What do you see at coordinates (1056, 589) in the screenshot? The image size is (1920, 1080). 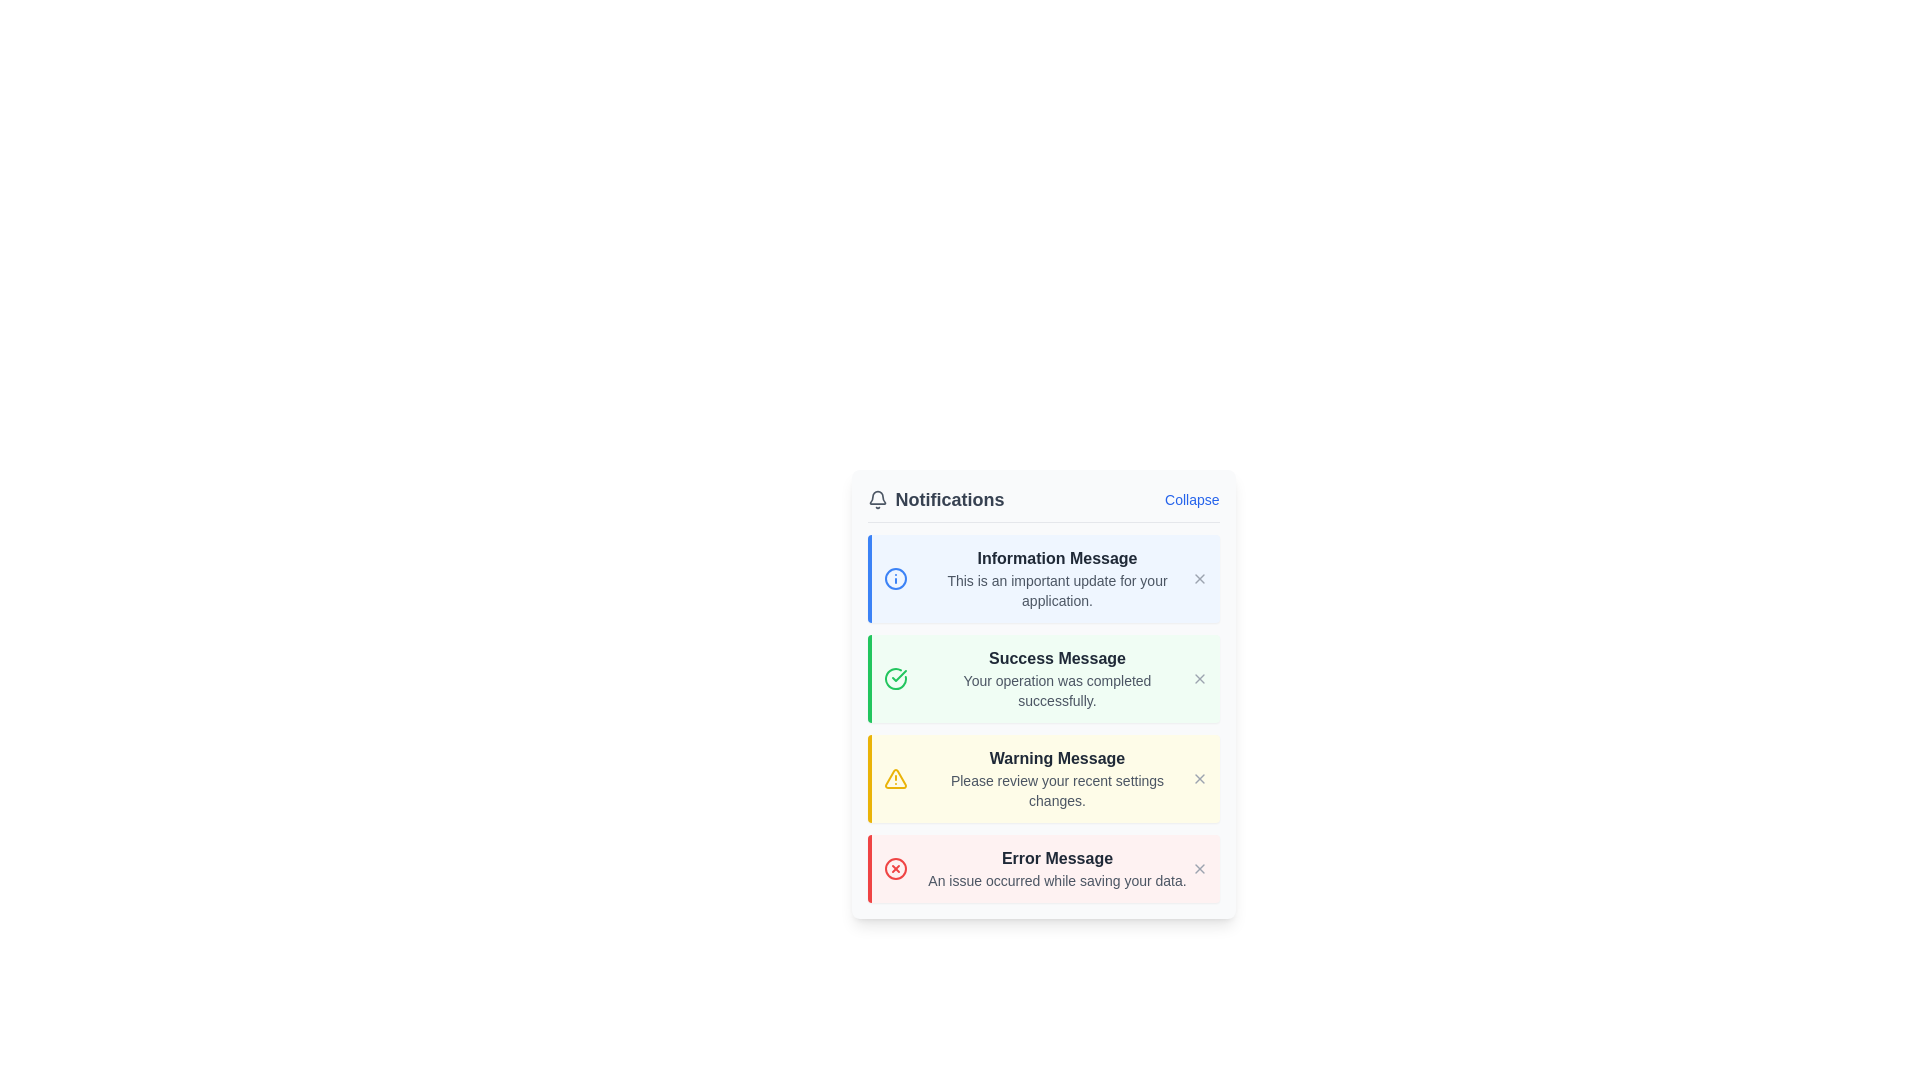 I see `informative text displayed in the static text field related to 'Information Message', which is centrally aligned within the notification box` at bounding box center [1056, 589].